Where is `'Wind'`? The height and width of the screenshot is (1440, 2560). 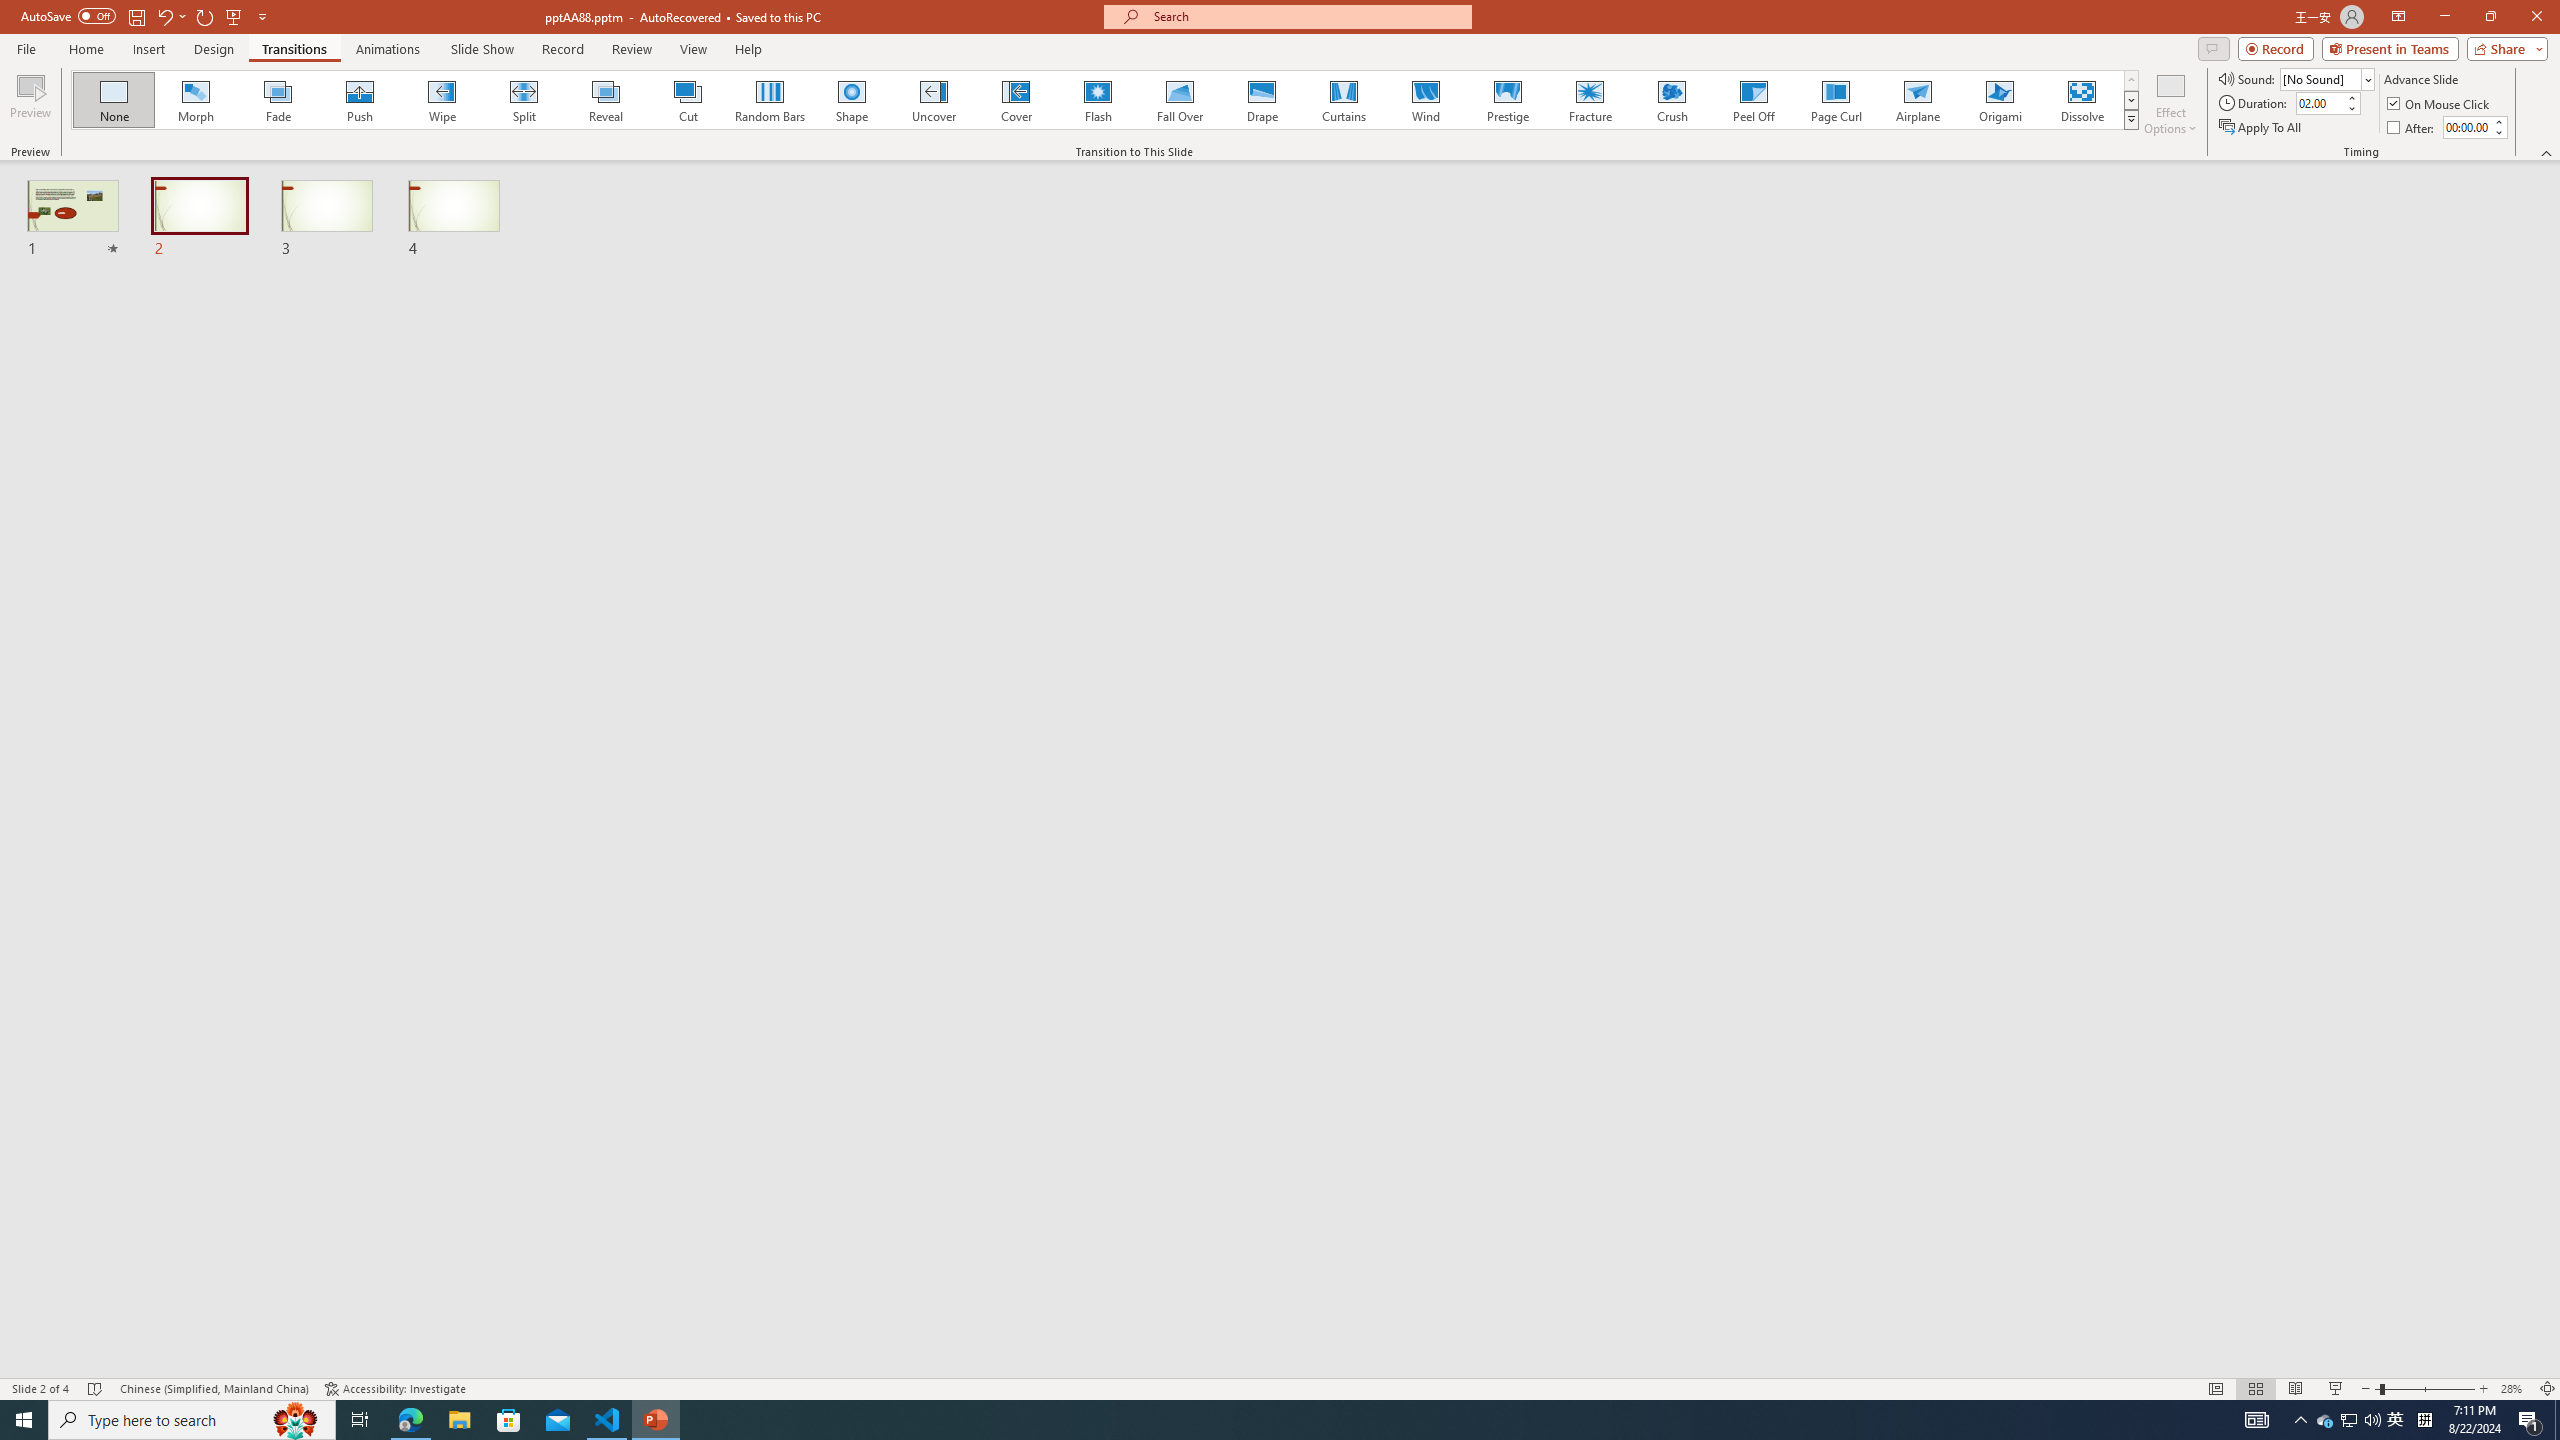 'Wind' is located at coordinates (1424, 99).